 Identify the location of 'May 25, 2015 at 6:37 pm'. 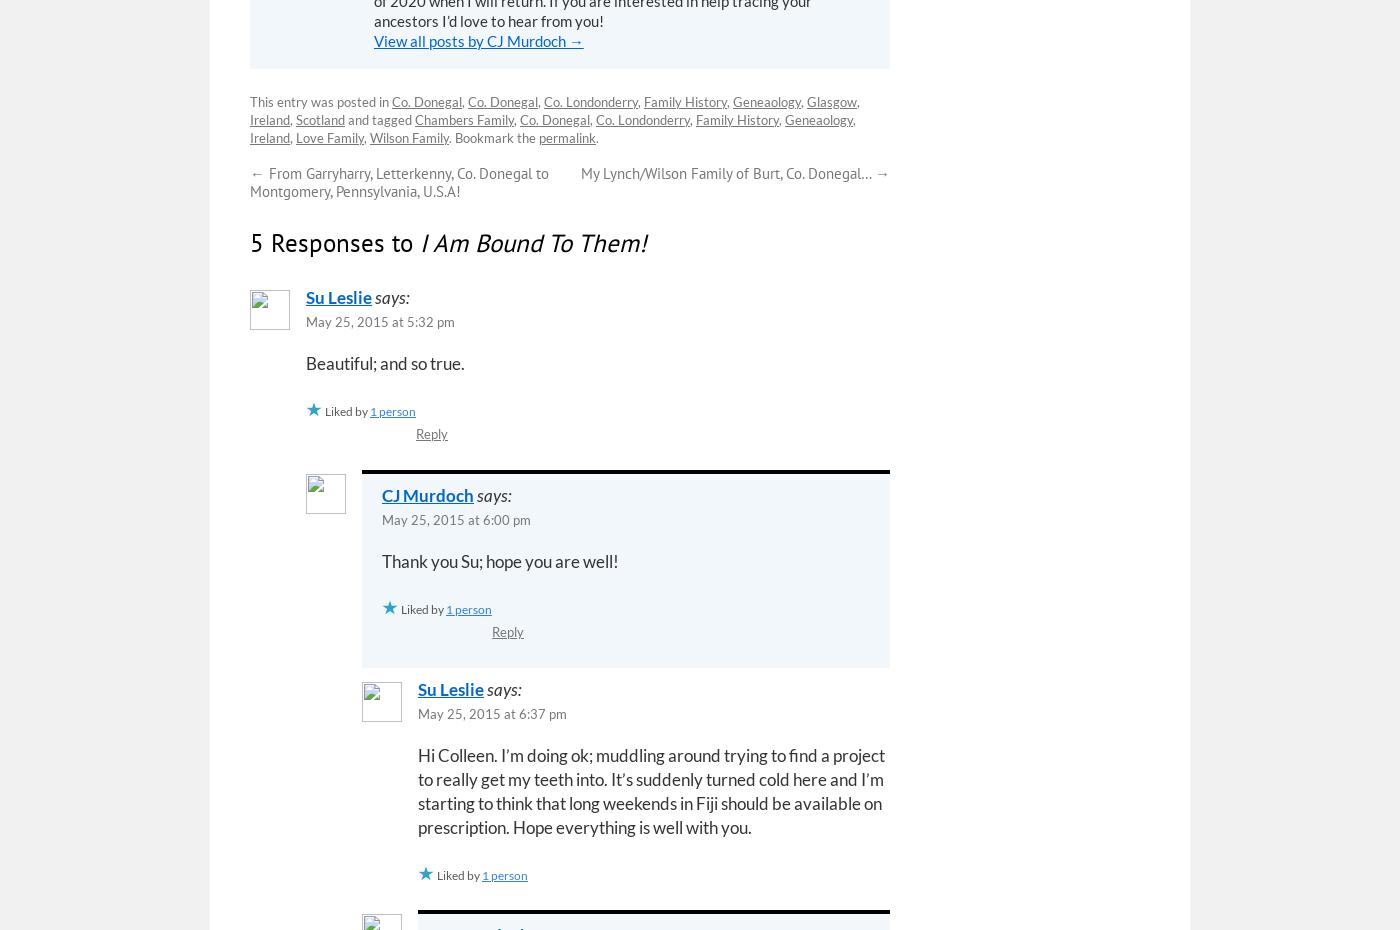
(492, 713).